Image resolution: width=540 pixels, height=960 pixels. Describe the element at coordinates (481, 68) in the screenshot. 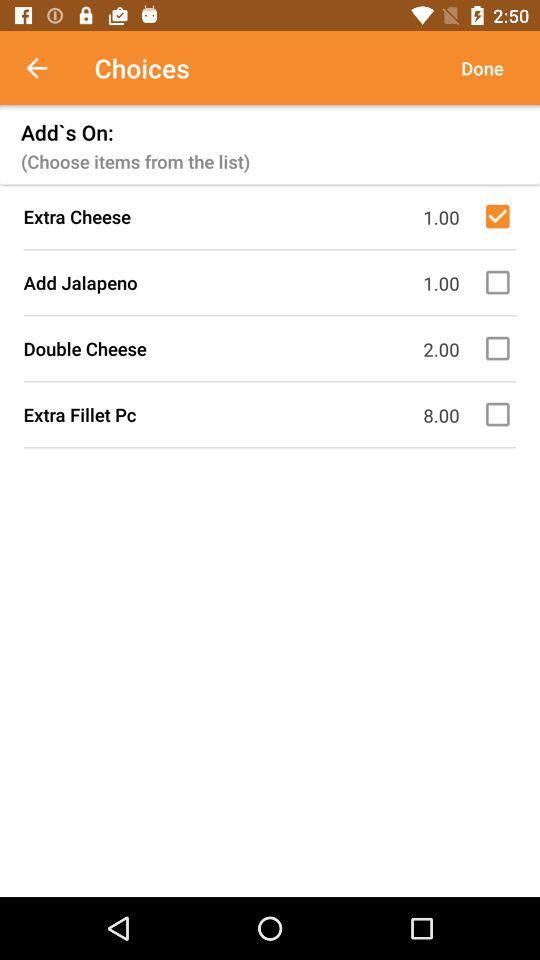

I see `icon above extra cheese` at that location.